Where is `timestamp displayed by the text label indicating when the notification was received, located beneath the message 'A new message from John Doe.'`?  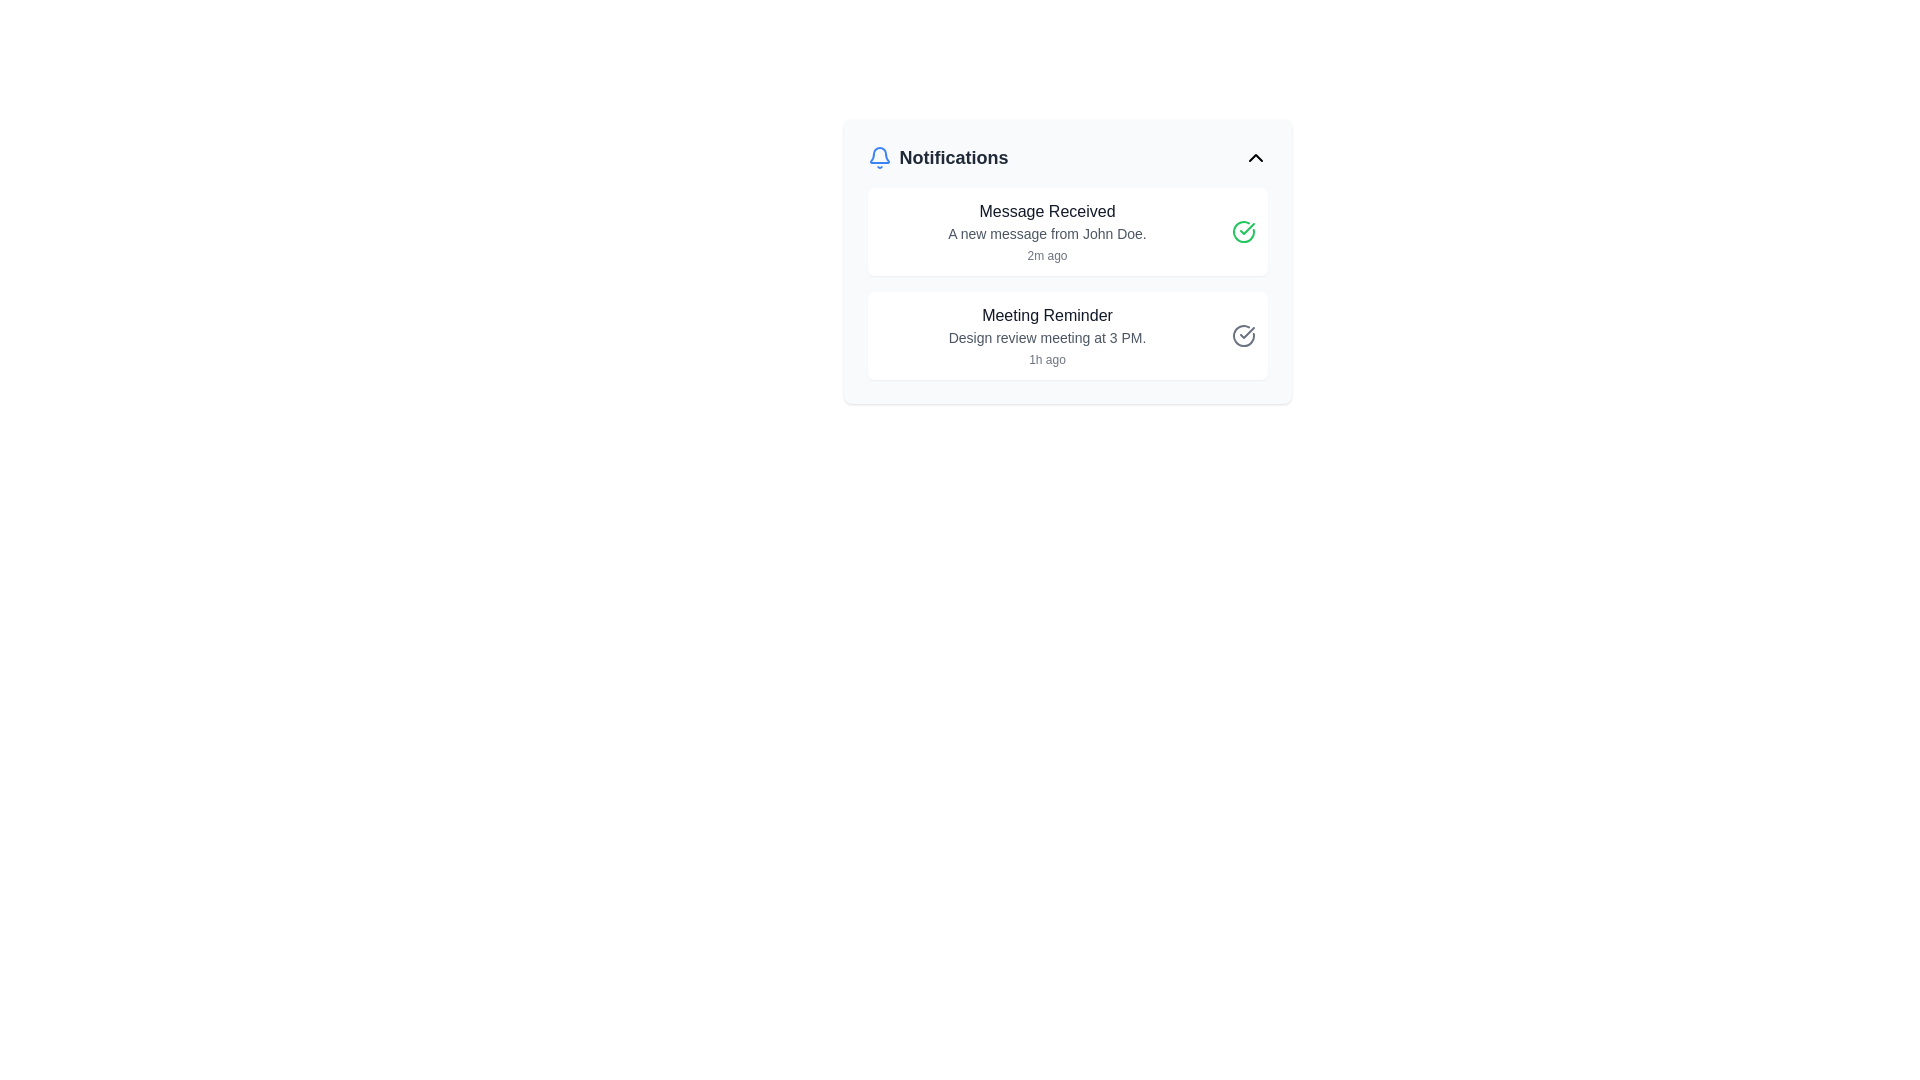
timestamp displayed by the text label indicating when the notification was received, located beneath the message 'A new message from John Doe.' is located at coordinates (1046, 254).